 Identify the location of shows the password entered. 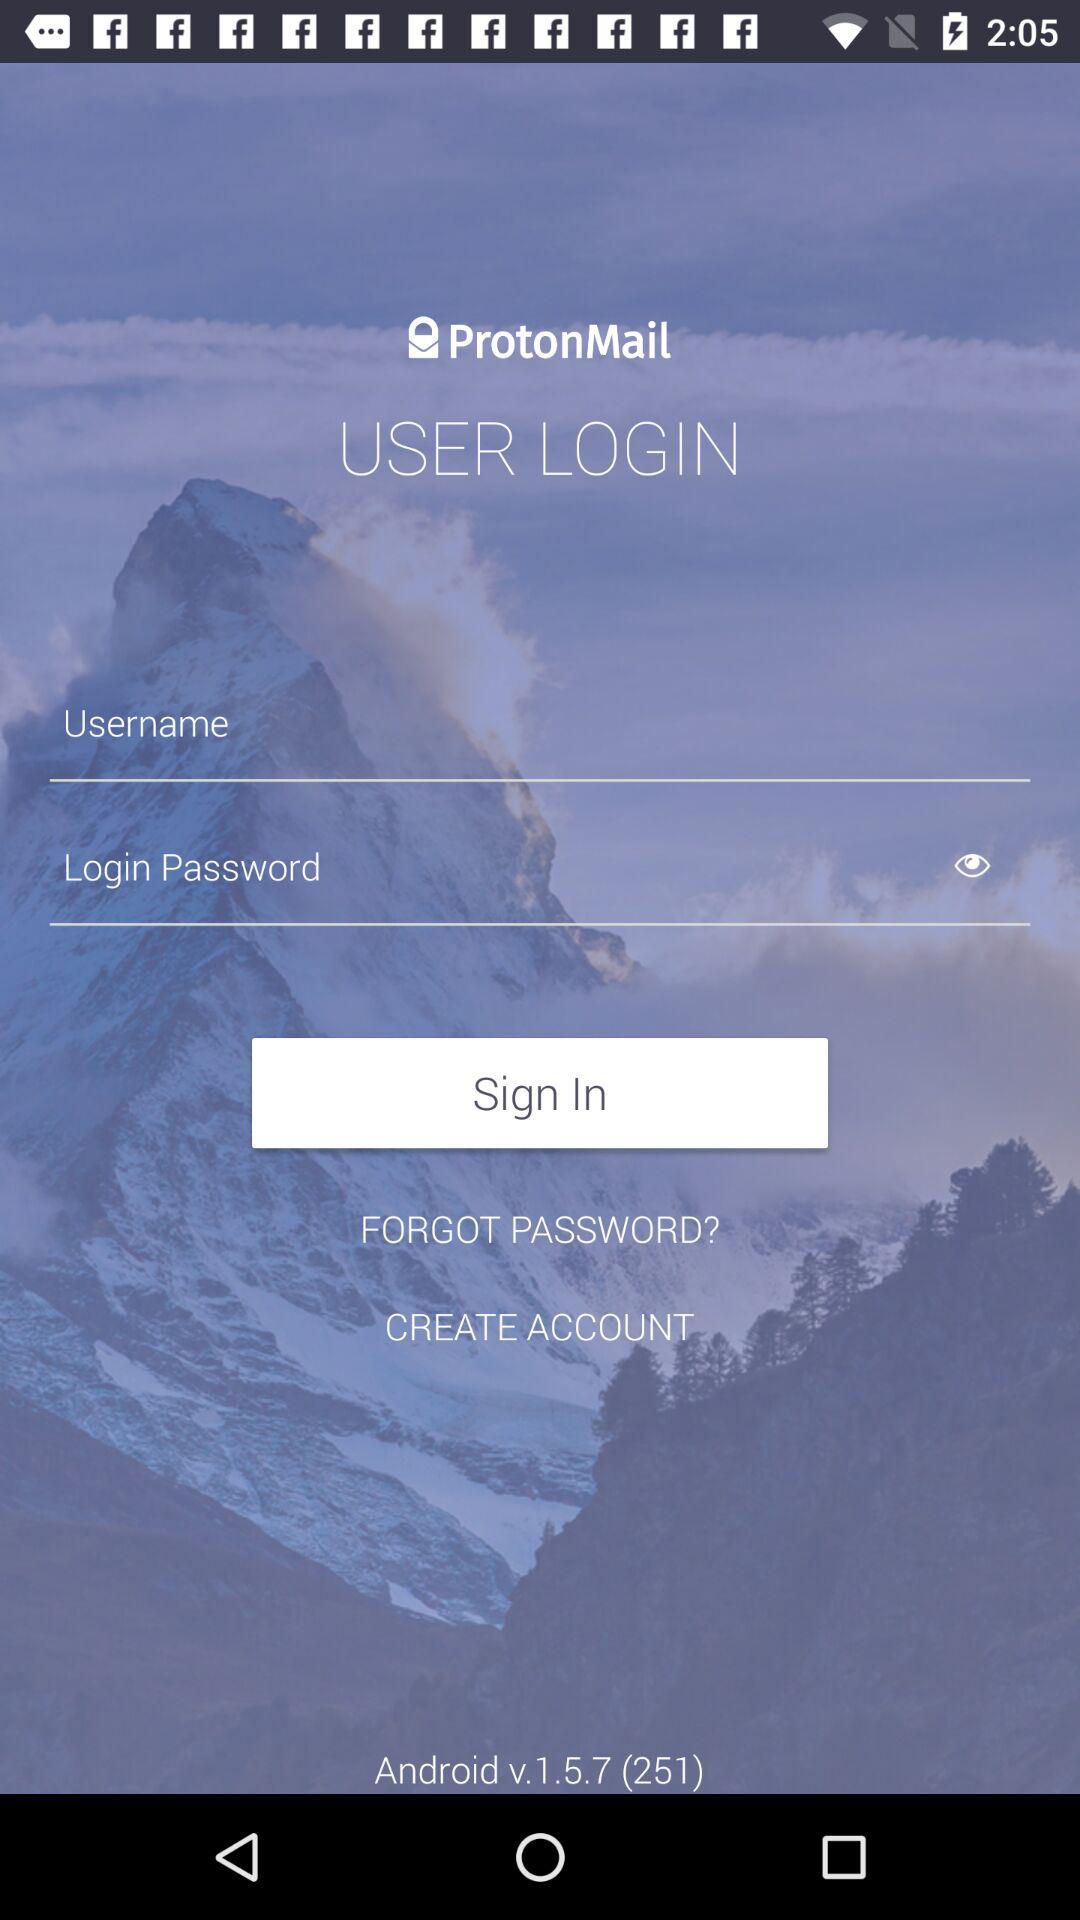
(995, 866).